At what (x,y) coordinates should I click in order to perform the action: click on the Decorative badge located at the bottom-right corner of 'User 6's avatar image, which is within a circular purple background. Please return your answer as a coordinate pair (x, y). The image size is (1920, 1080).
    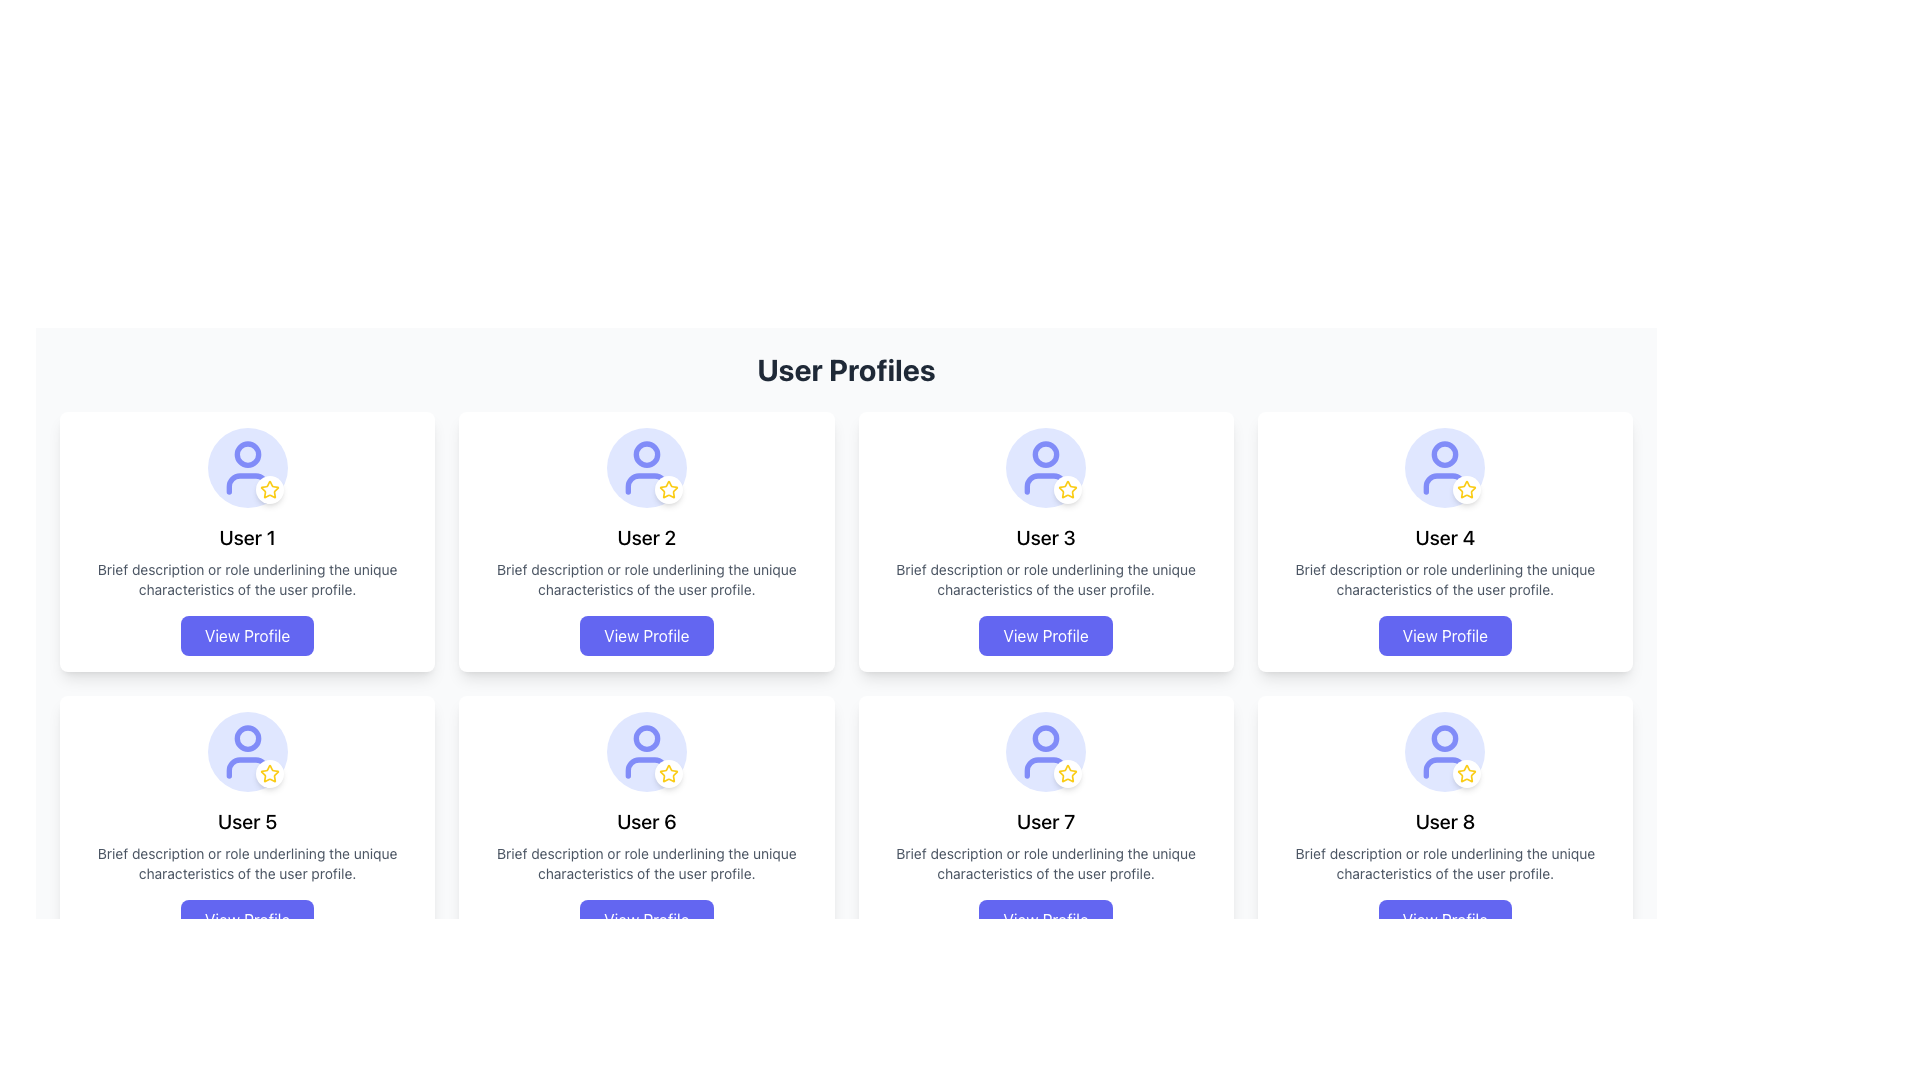
    Looking at the image, I should click on (668, 773).